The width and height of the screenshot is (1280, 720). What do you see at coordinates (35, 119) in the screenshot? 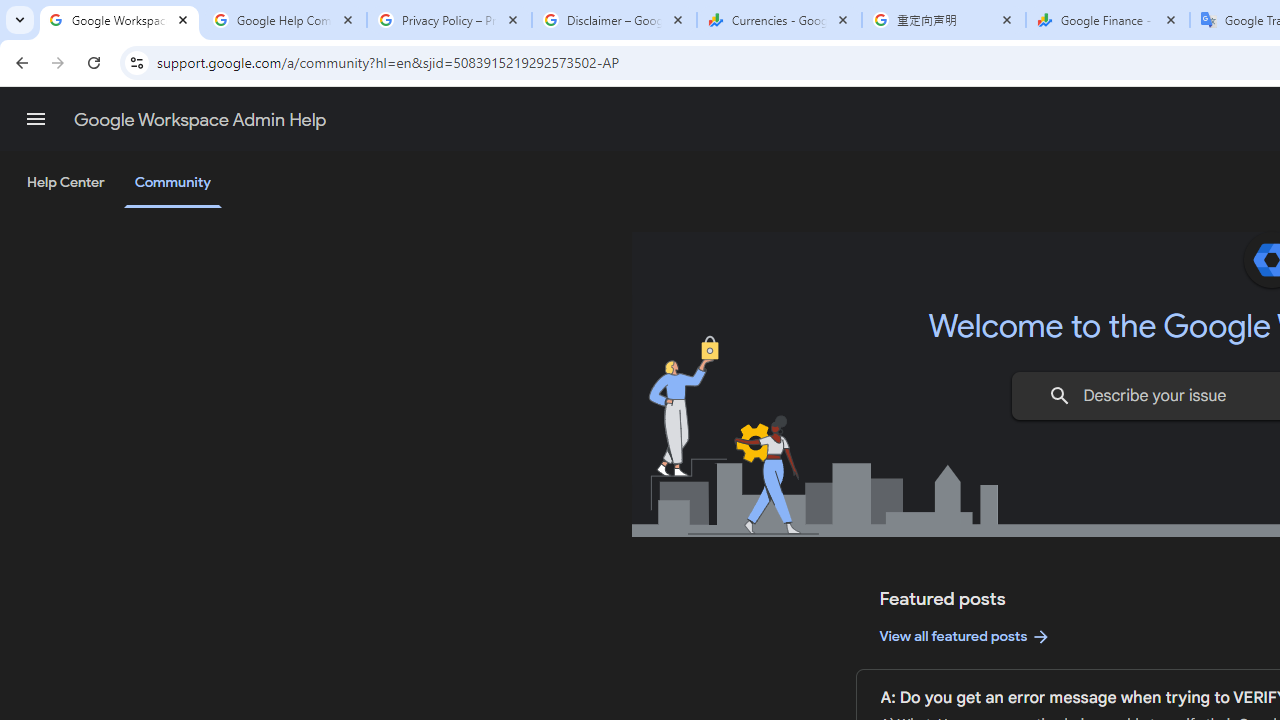
I see `'Main menu'` at bounding box center [35, 119].